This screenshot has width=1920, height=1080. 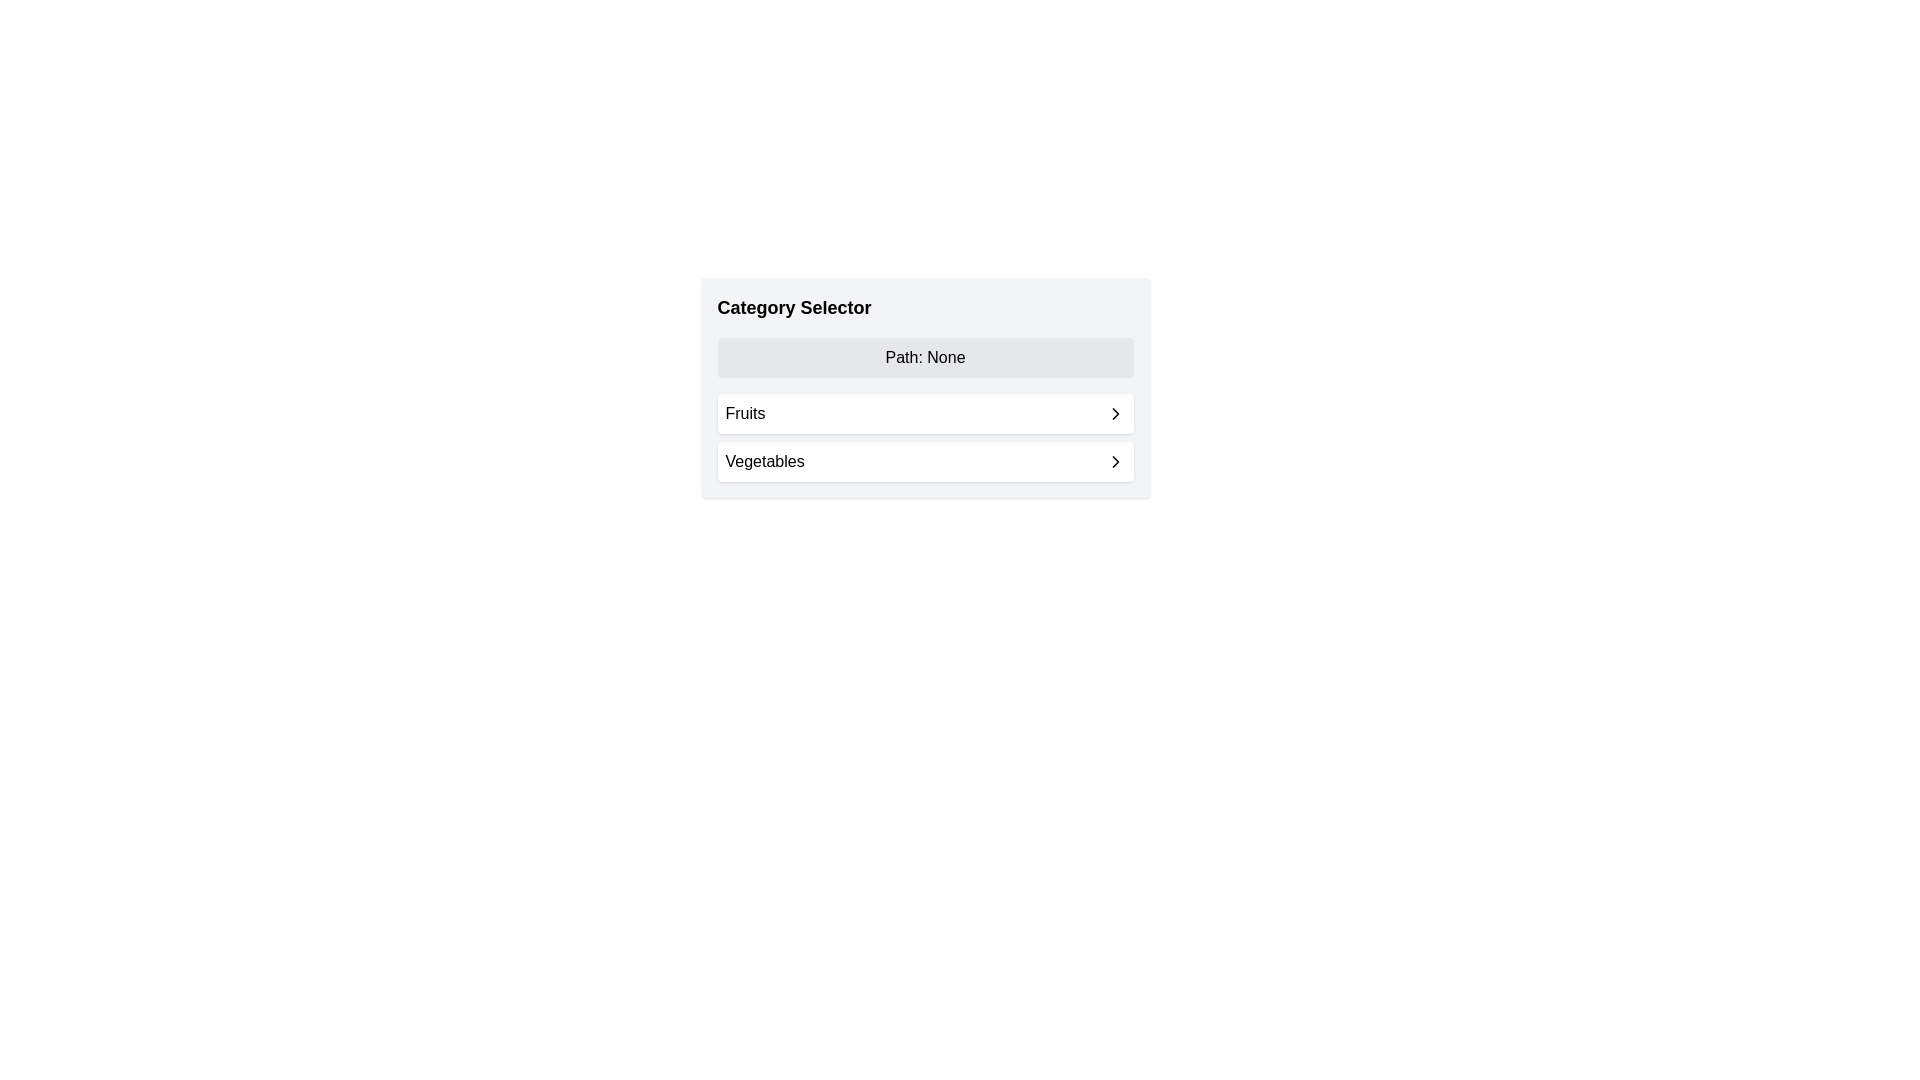 I want to click on the 'Vegetables' category button located under the 'Category Selector' title, which is the second option below 'Fruits', so click(x=924, y=462).